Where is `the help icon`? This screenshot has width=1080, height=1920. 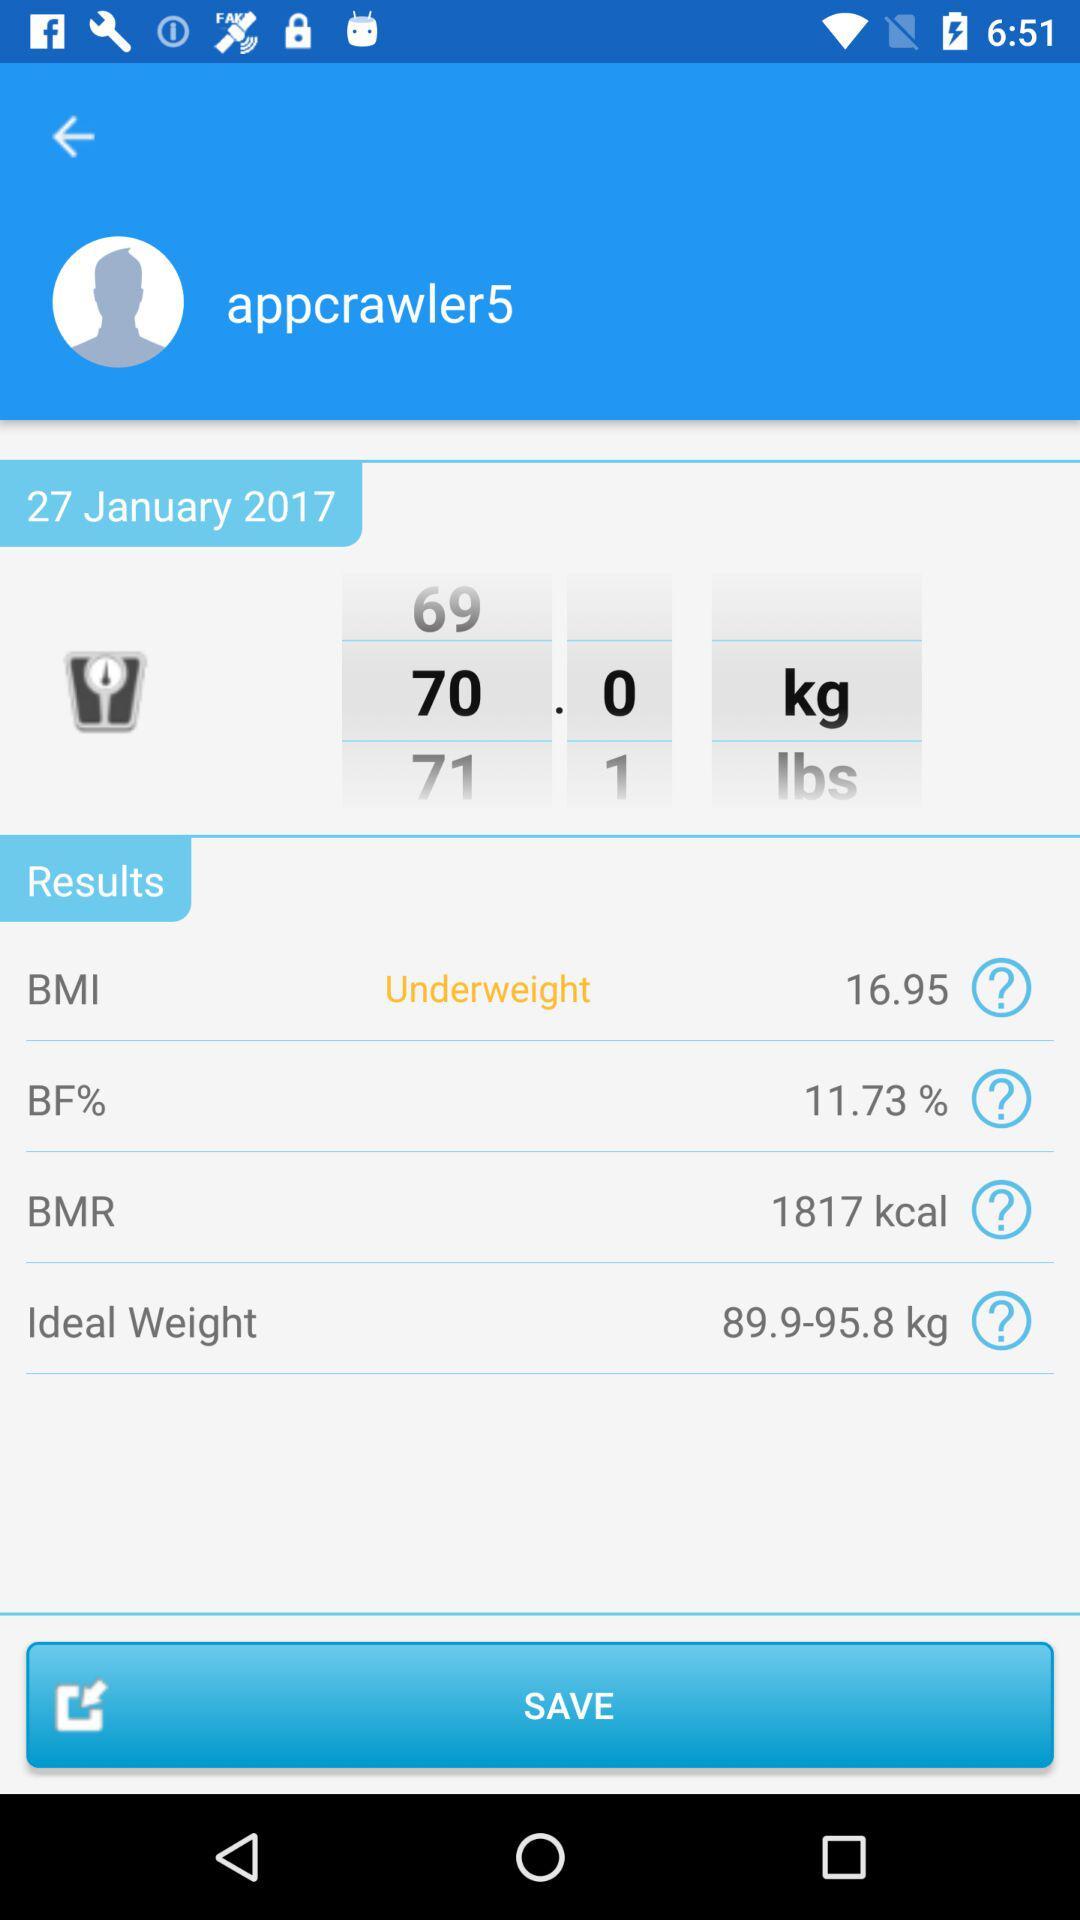
the help icon is located at coordinates (1001, 1097).